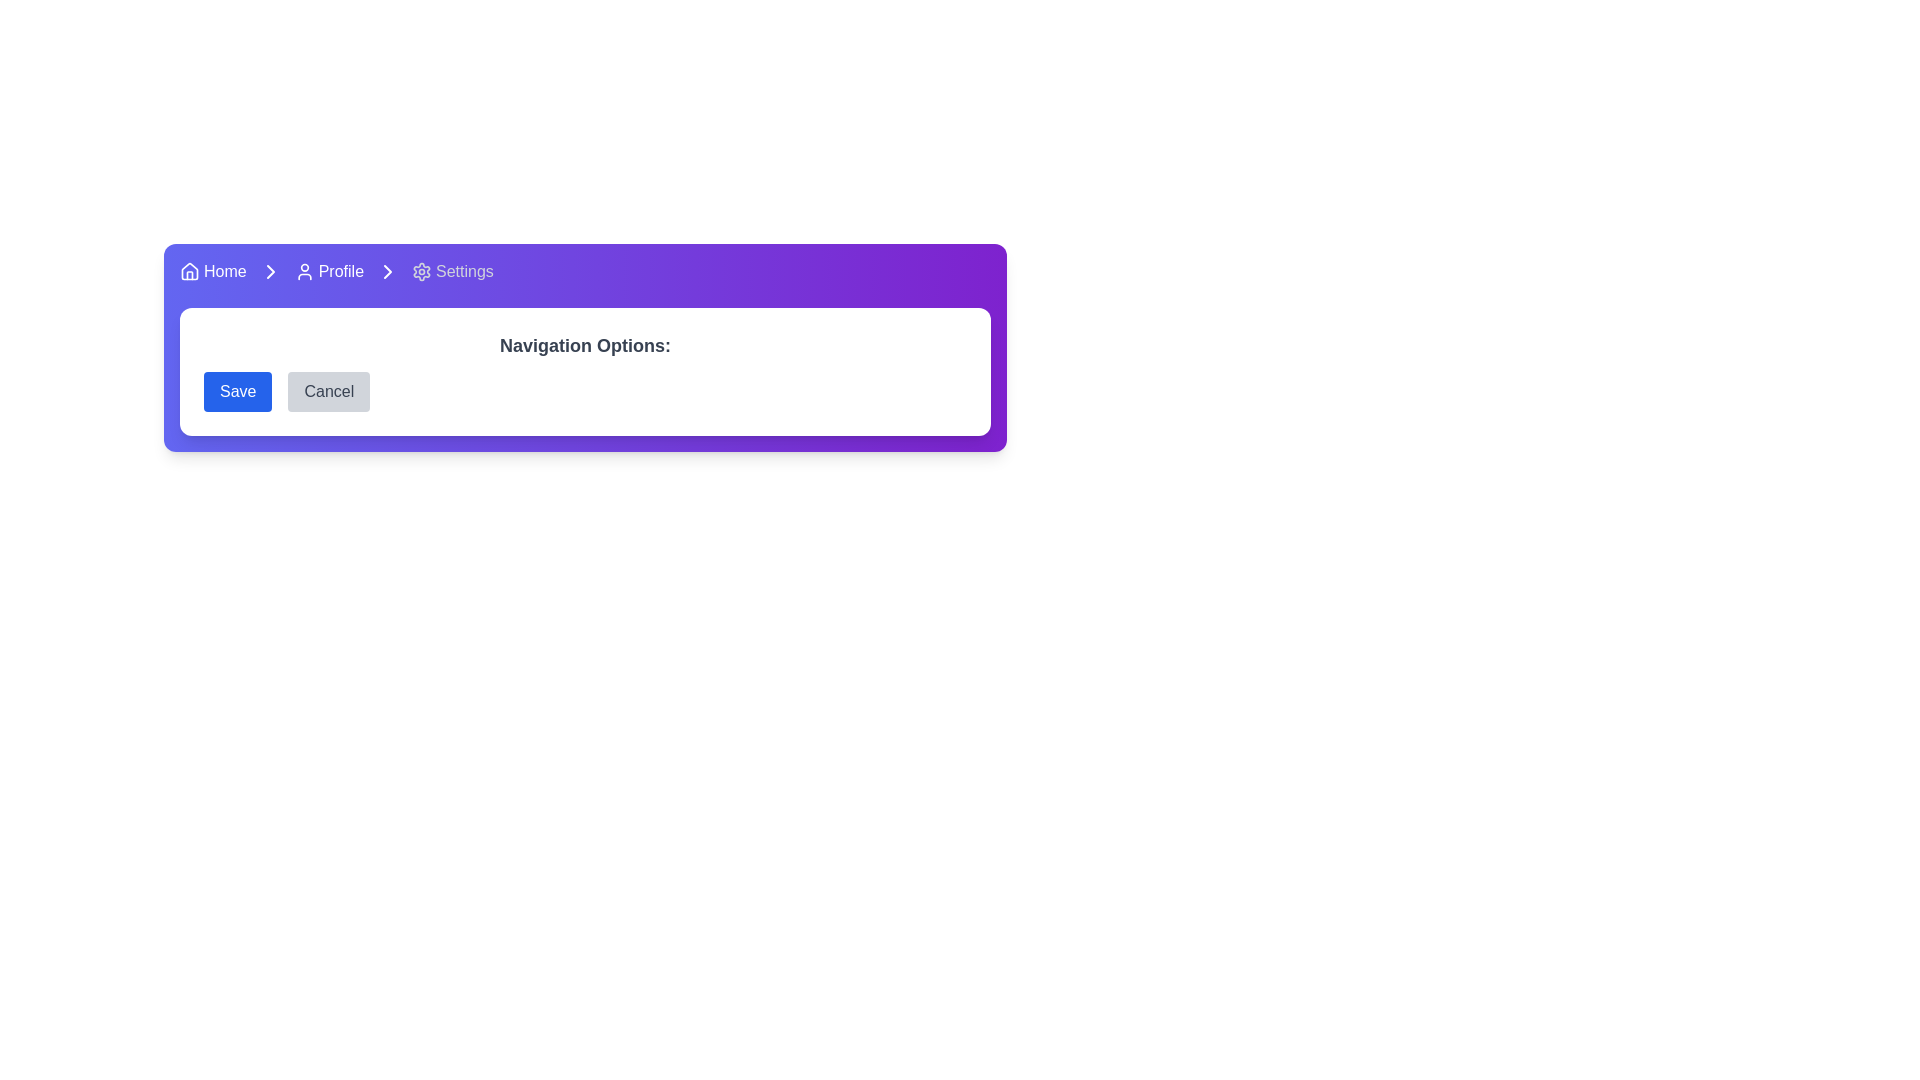  What do you see at coordinates (190, 270) in the screenshot?
I see `the stylized house icon located in the navigation bar next to the 'Home' label` at bounding box center [190, 270].